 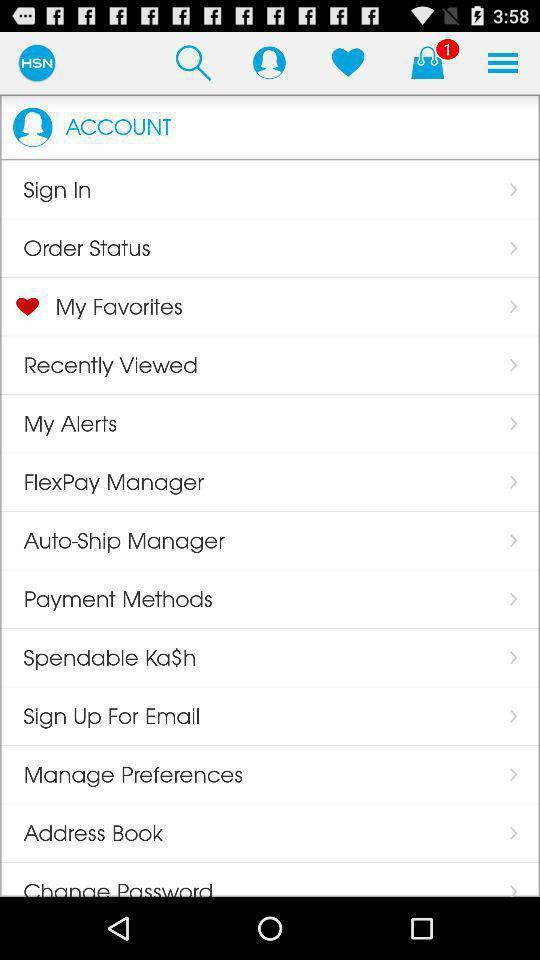 I want to click on spendable ka$h item, so click(x=97, y=656).